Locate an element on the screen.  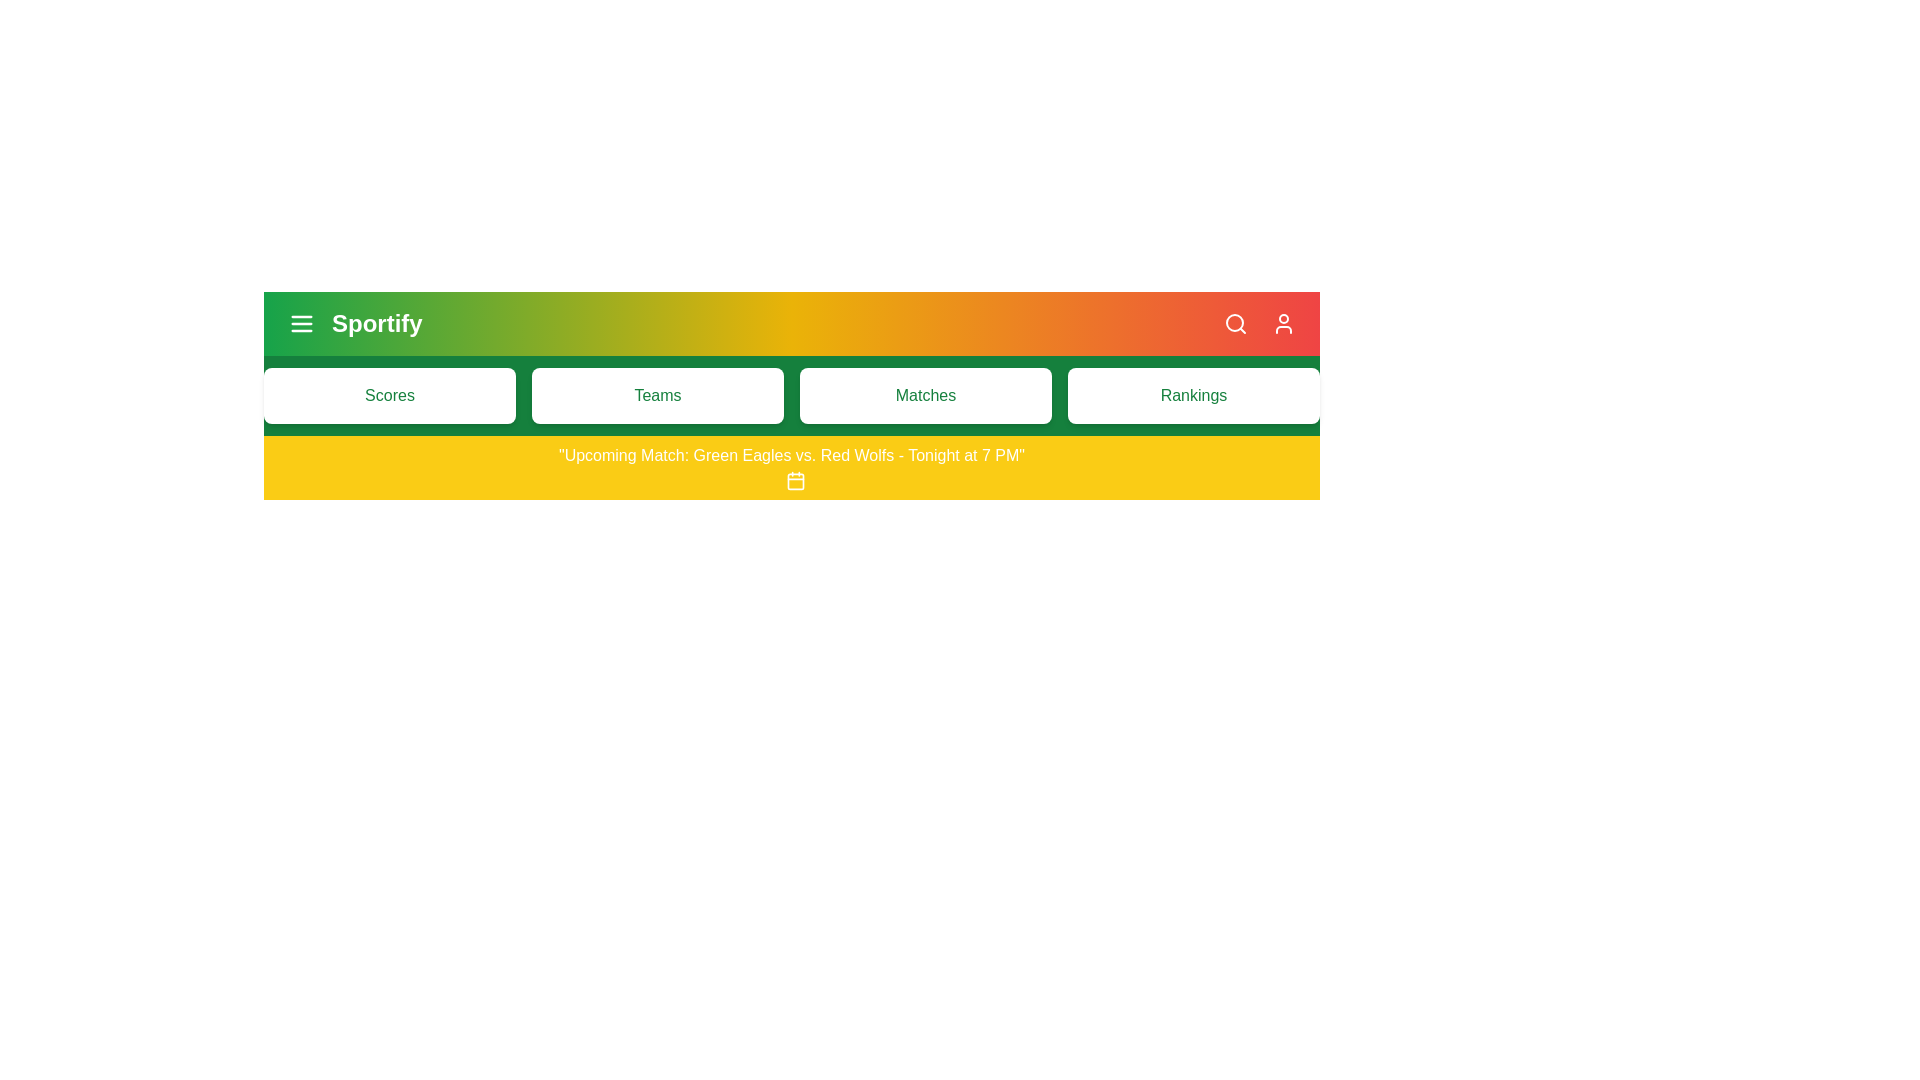
the menu icon to toggle the menu visibility is located at coordinates (301, 323).